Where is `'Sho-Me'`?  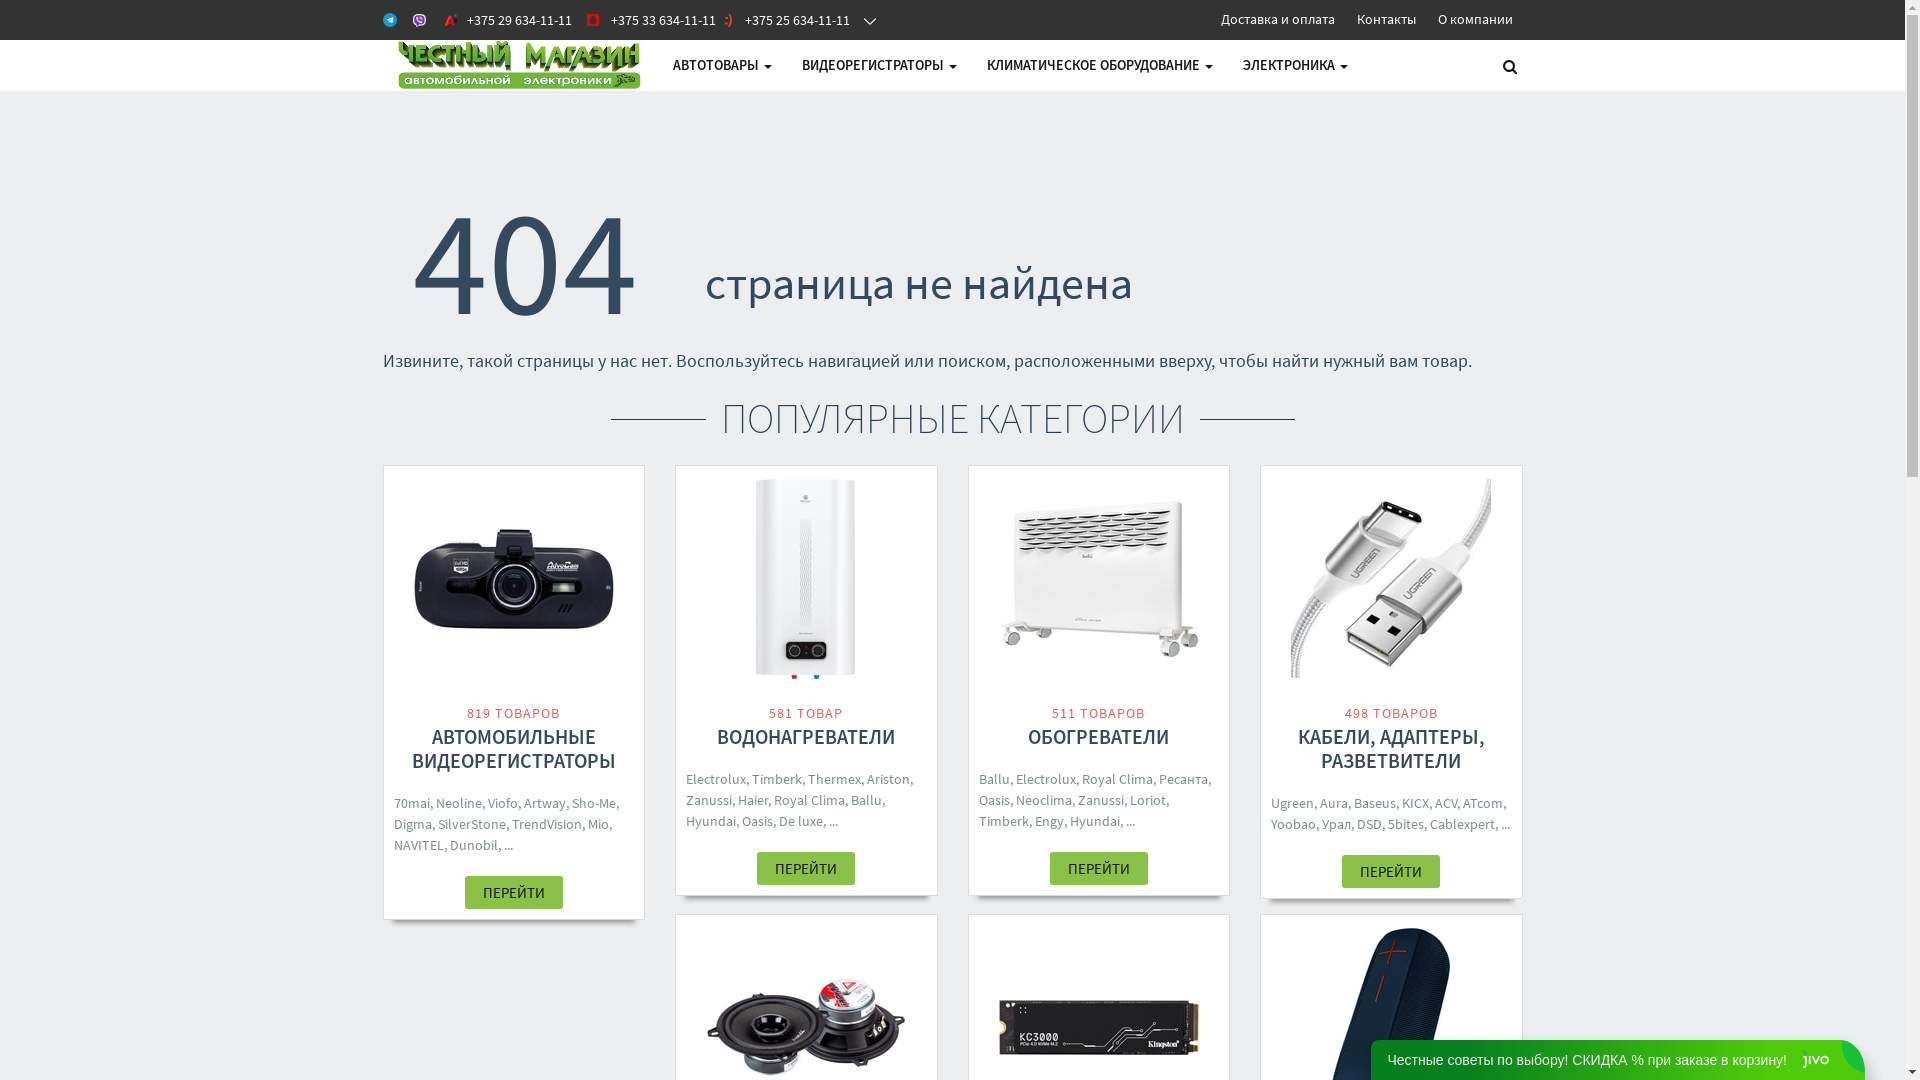
'Sho-Me' is located at coordinates (593, 801).